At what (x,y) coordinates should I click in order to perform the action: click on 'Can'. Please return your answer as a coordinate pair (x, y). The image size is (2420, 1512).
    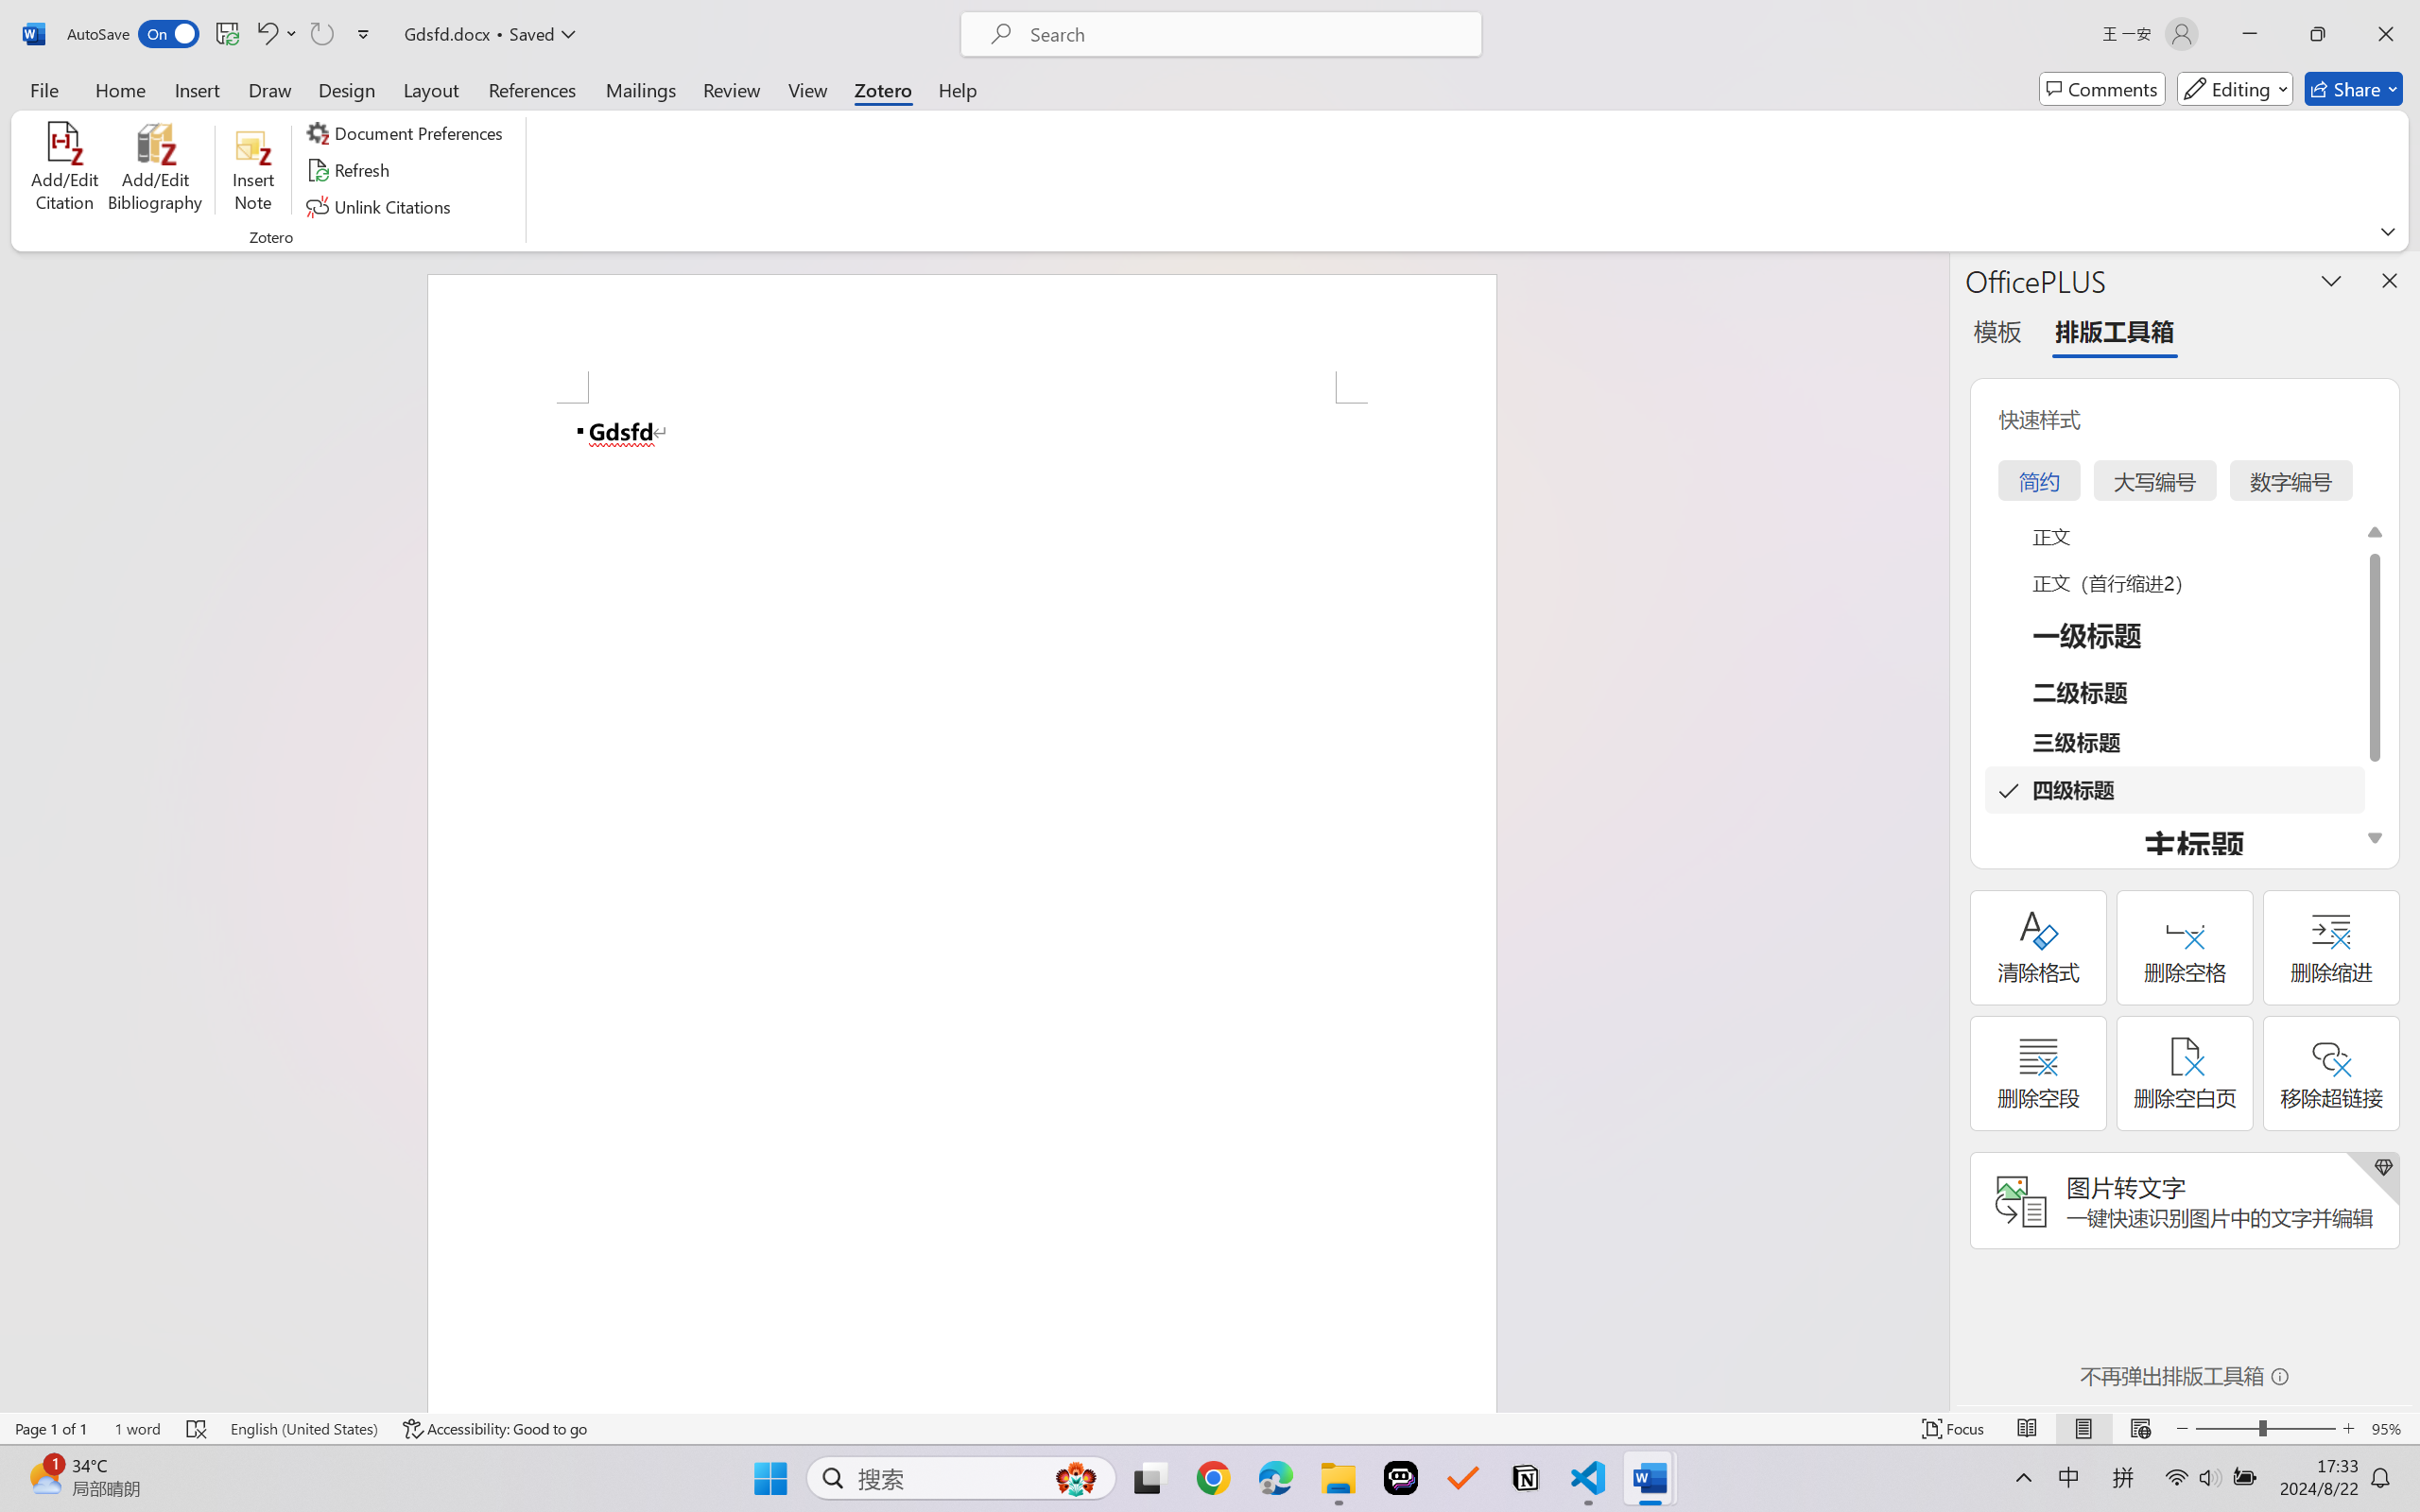
    Looking at the image, I should click on (320, 33).